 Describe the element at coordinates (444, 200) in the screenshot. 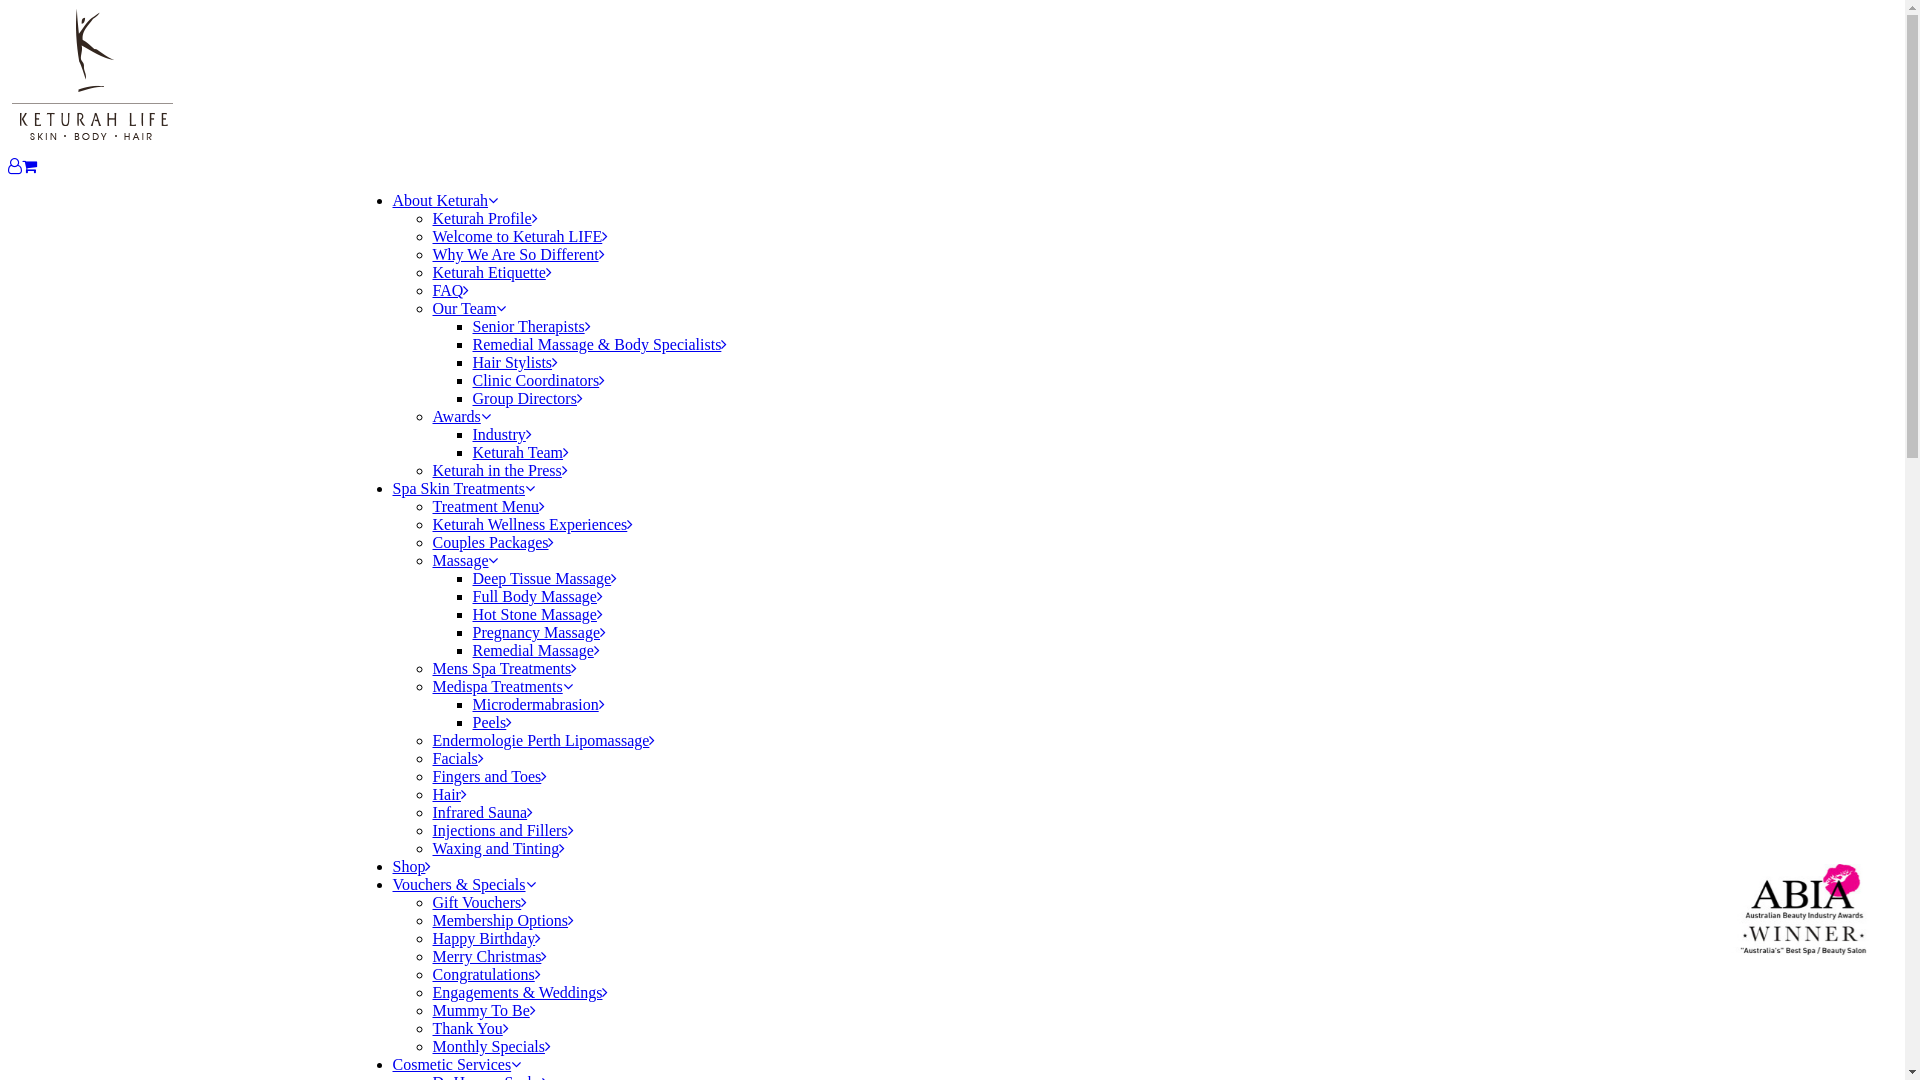

I see `'About Keturah'` at that location.